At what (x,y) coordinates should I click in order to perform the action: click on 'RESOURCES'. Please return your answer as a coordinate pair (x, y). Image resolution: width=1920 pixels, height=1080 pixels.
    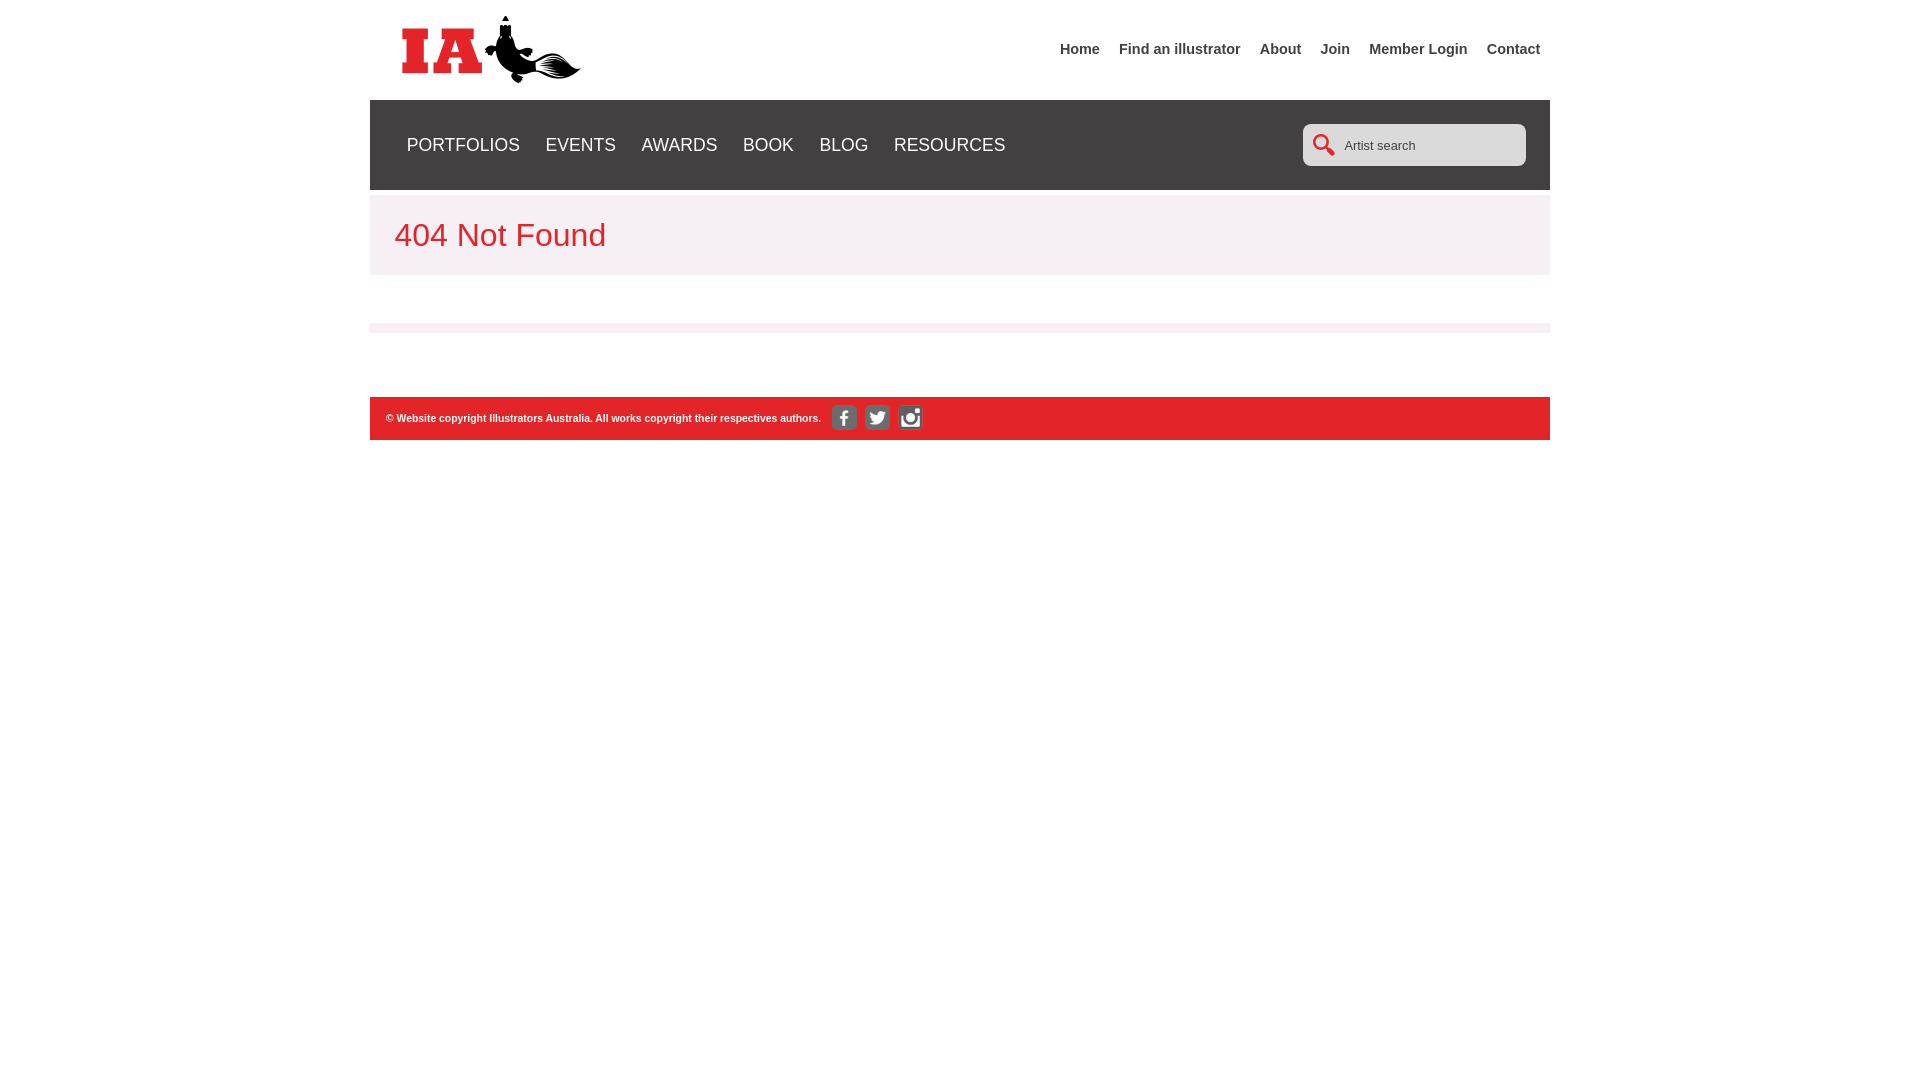
    Looking at the image, I should click on (948, 144).